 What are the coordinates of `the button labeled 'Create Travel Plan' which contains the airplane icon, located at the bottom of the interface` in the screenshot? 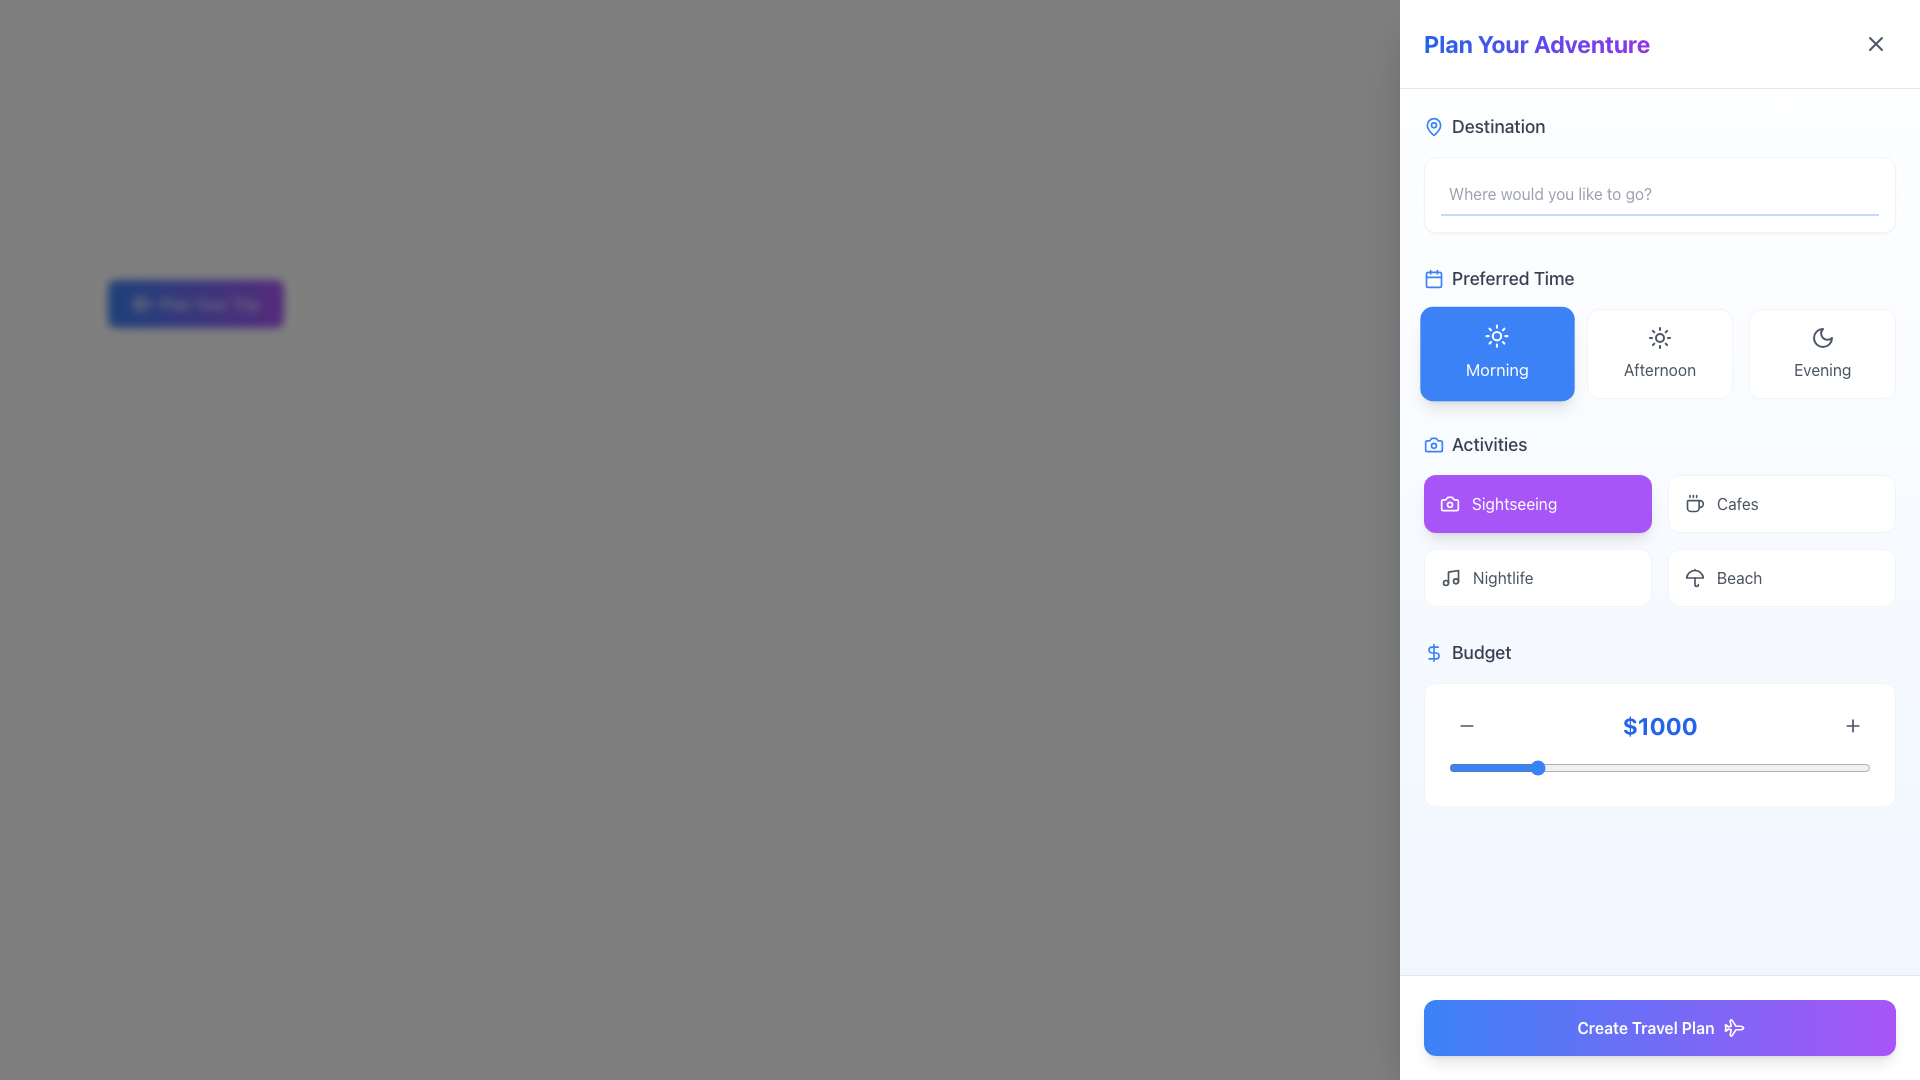 It's located at (1731, 1028).